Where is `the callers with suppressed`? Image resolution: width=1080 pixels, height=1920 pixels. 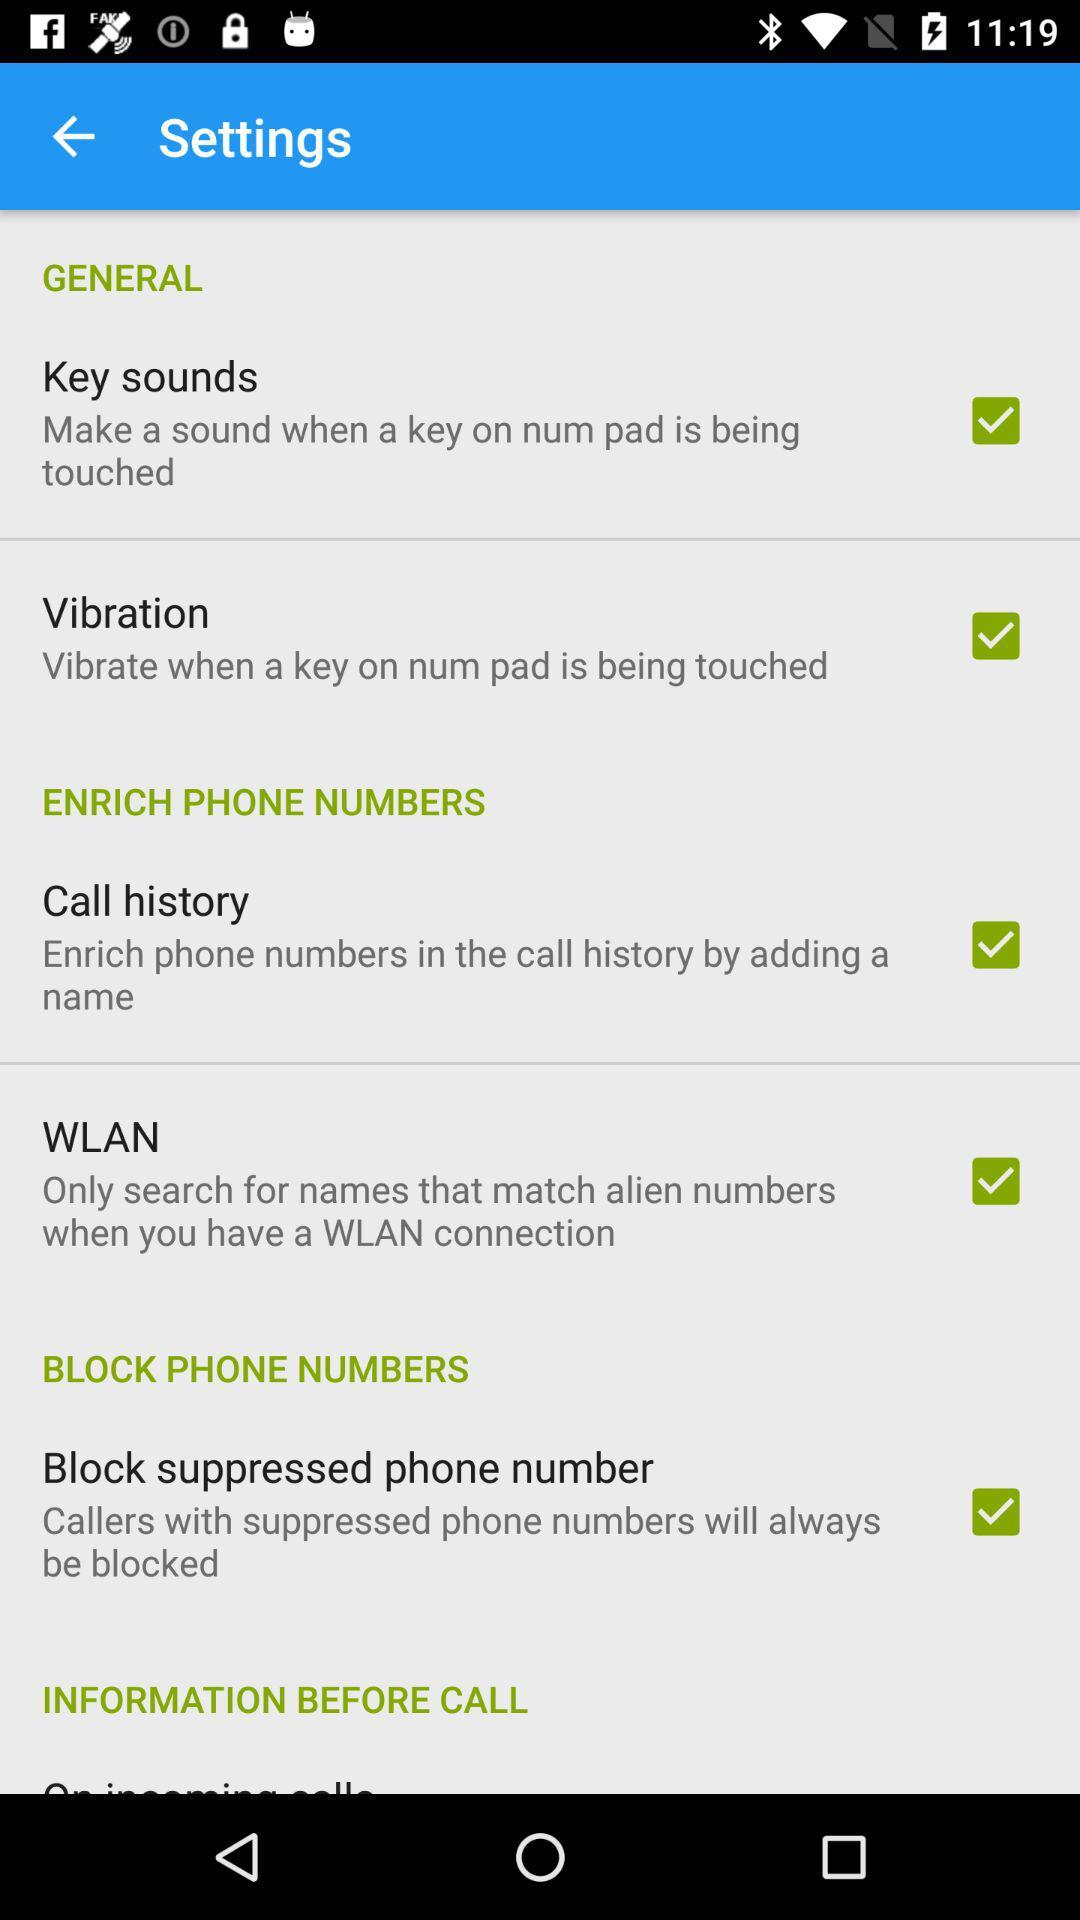 the callers with suppressed is located at coordinates (477, 1539).